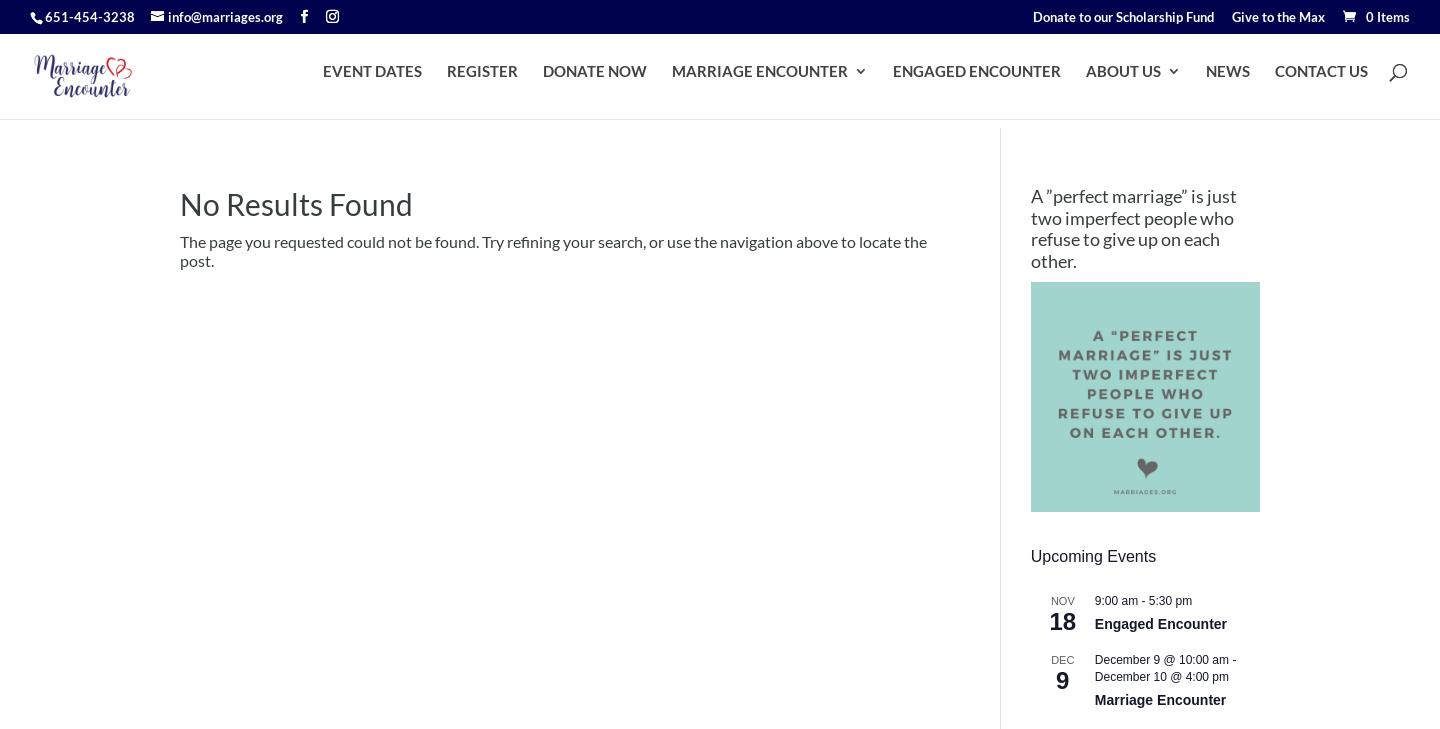  Describe the element at coordinates (976, 79) in the screenshot. I see `'ENGAGED ENCOUNTER'` at that location.